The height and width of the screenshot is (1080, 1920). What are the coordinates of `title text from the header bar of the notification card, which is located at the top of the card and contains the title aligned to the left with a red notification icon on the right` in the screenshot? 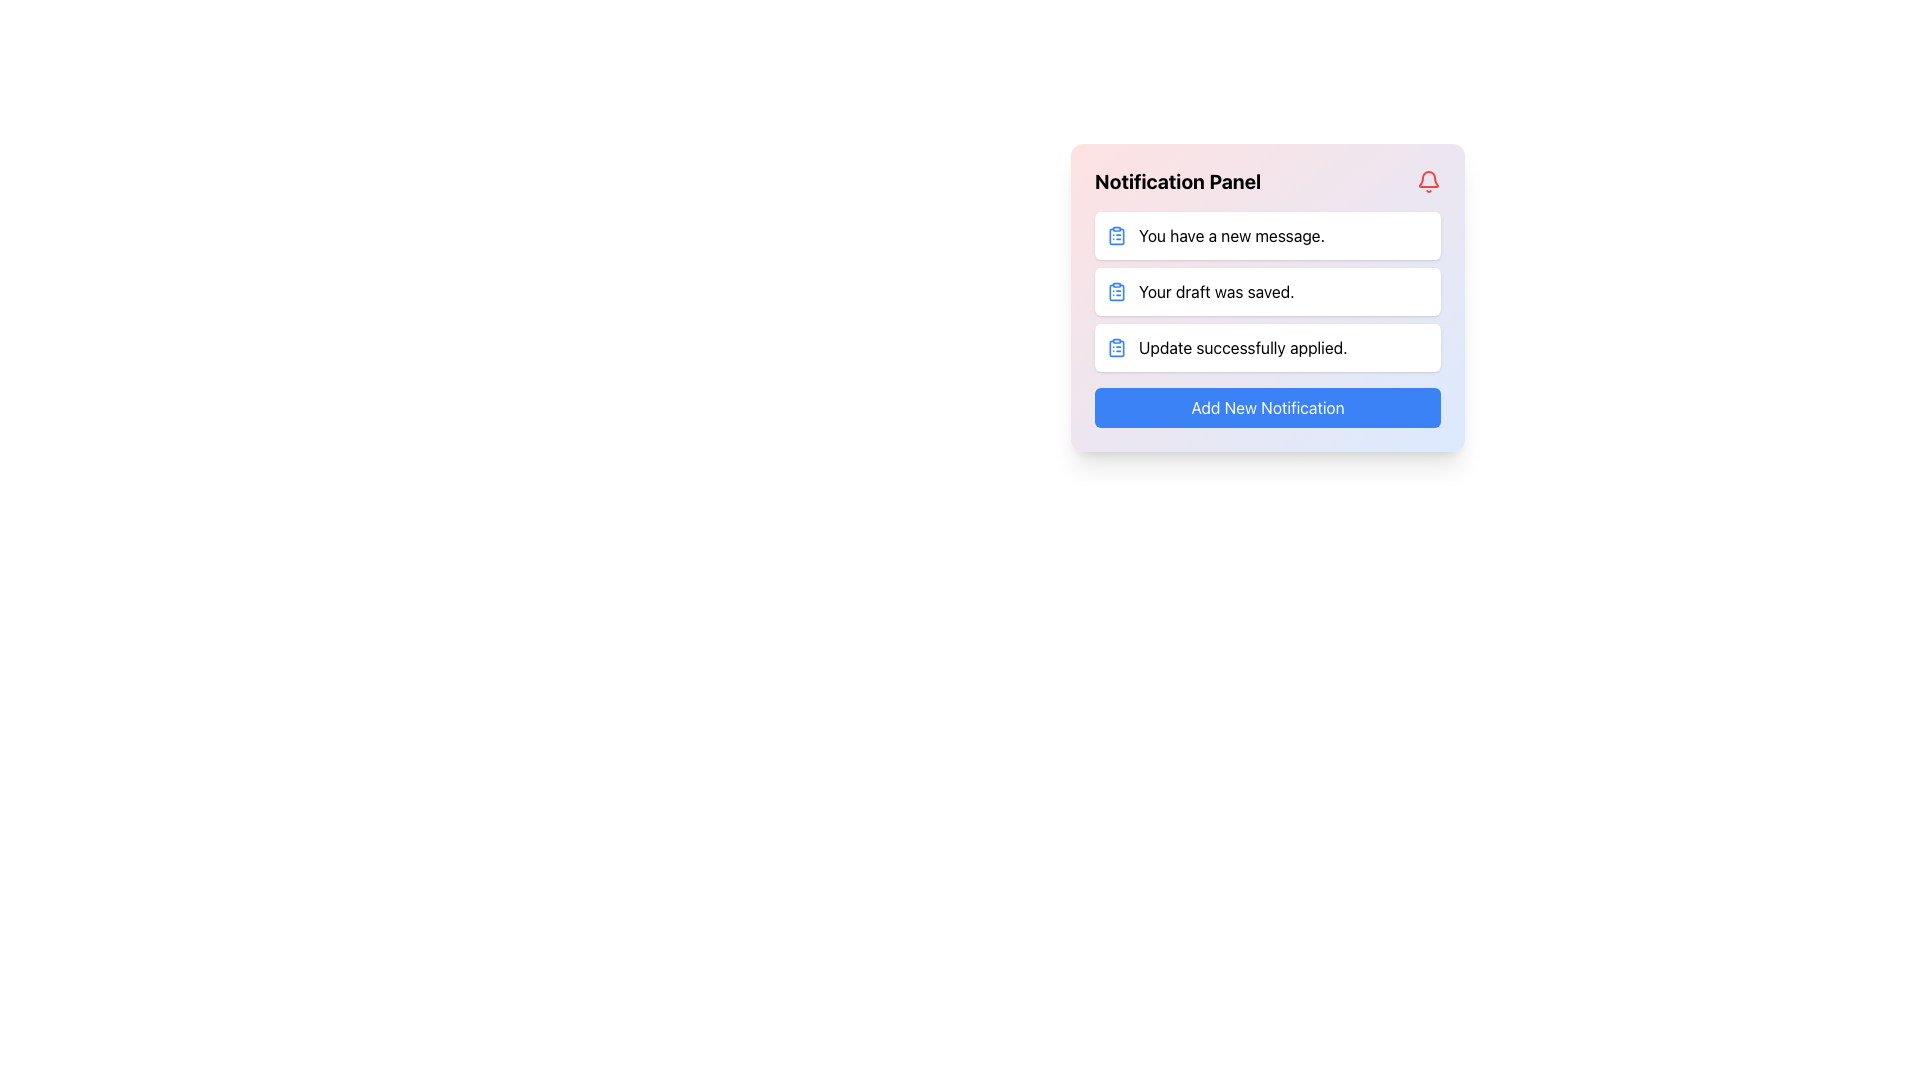 It's located at (1266, 181).